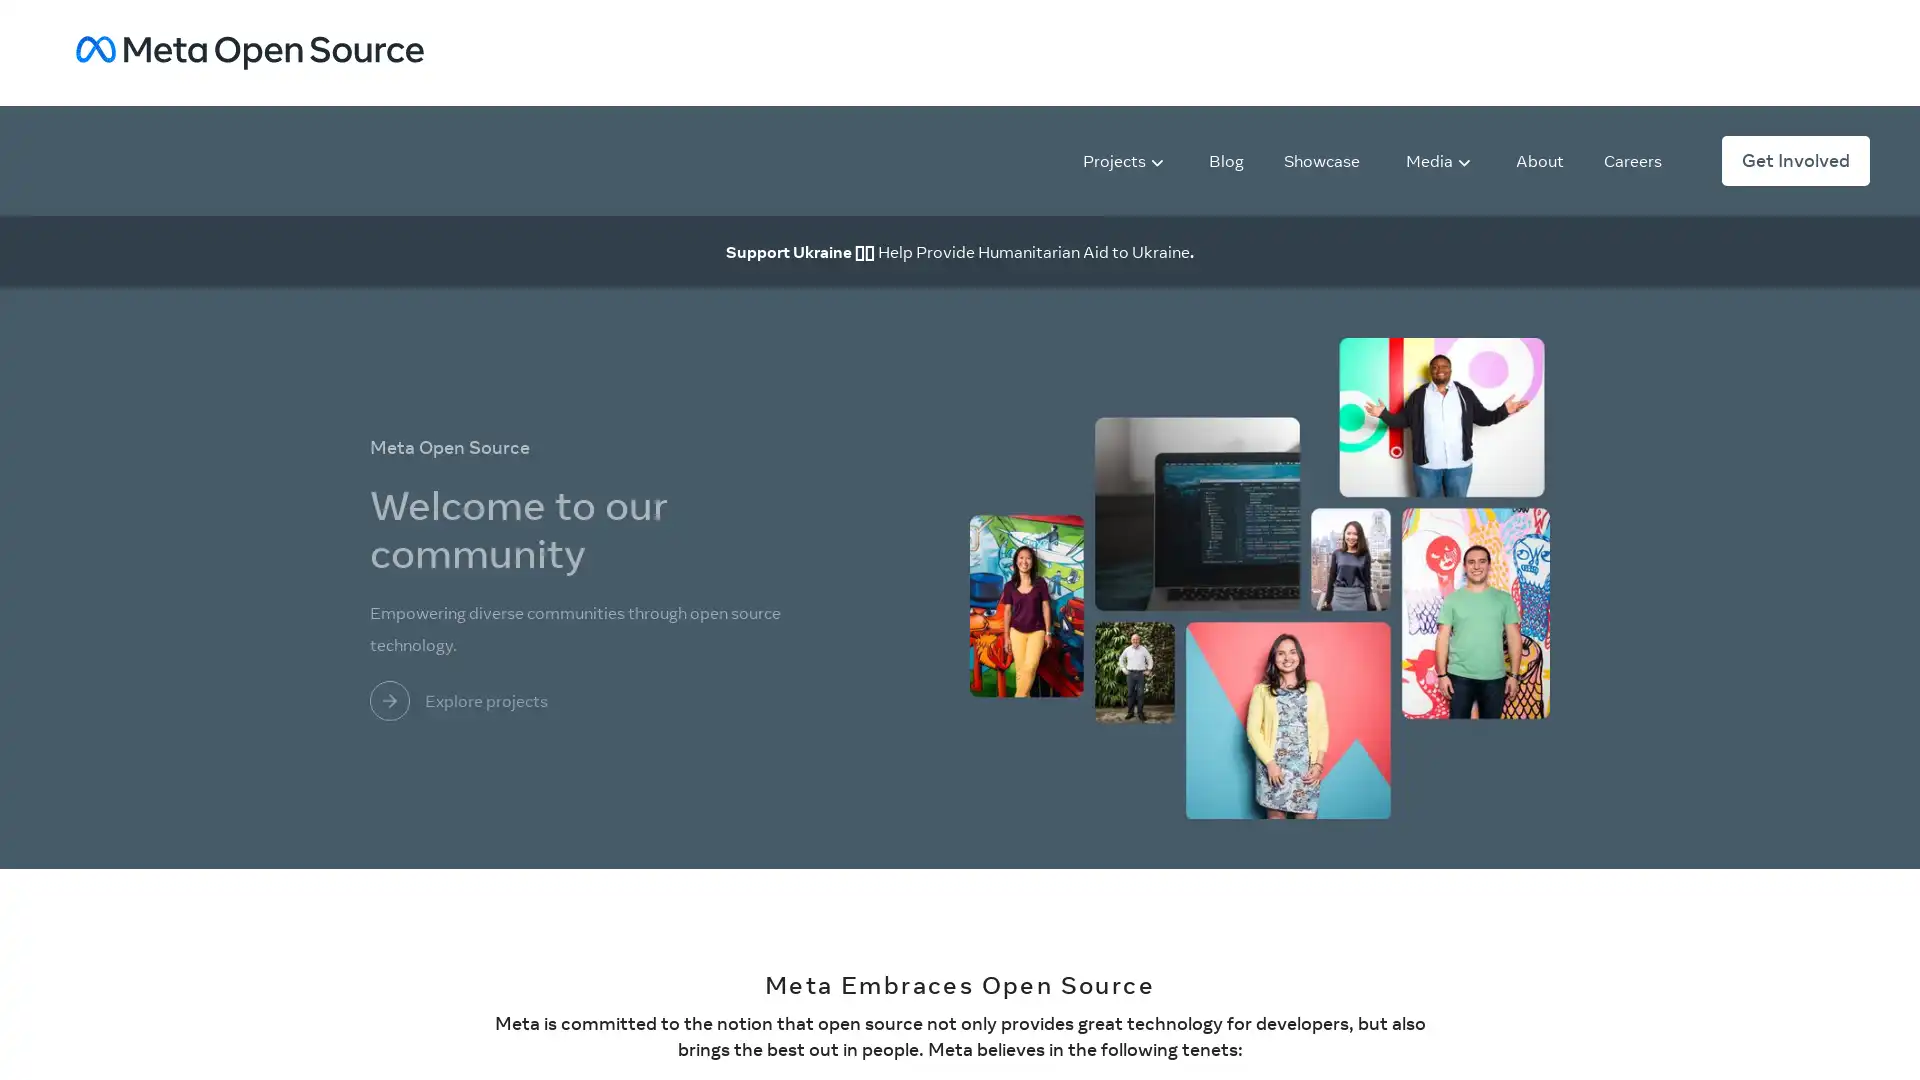  What do you see at coordinates (1437, 158) in the screenshot?
I see `Media` at bounding box center [1437, 158].